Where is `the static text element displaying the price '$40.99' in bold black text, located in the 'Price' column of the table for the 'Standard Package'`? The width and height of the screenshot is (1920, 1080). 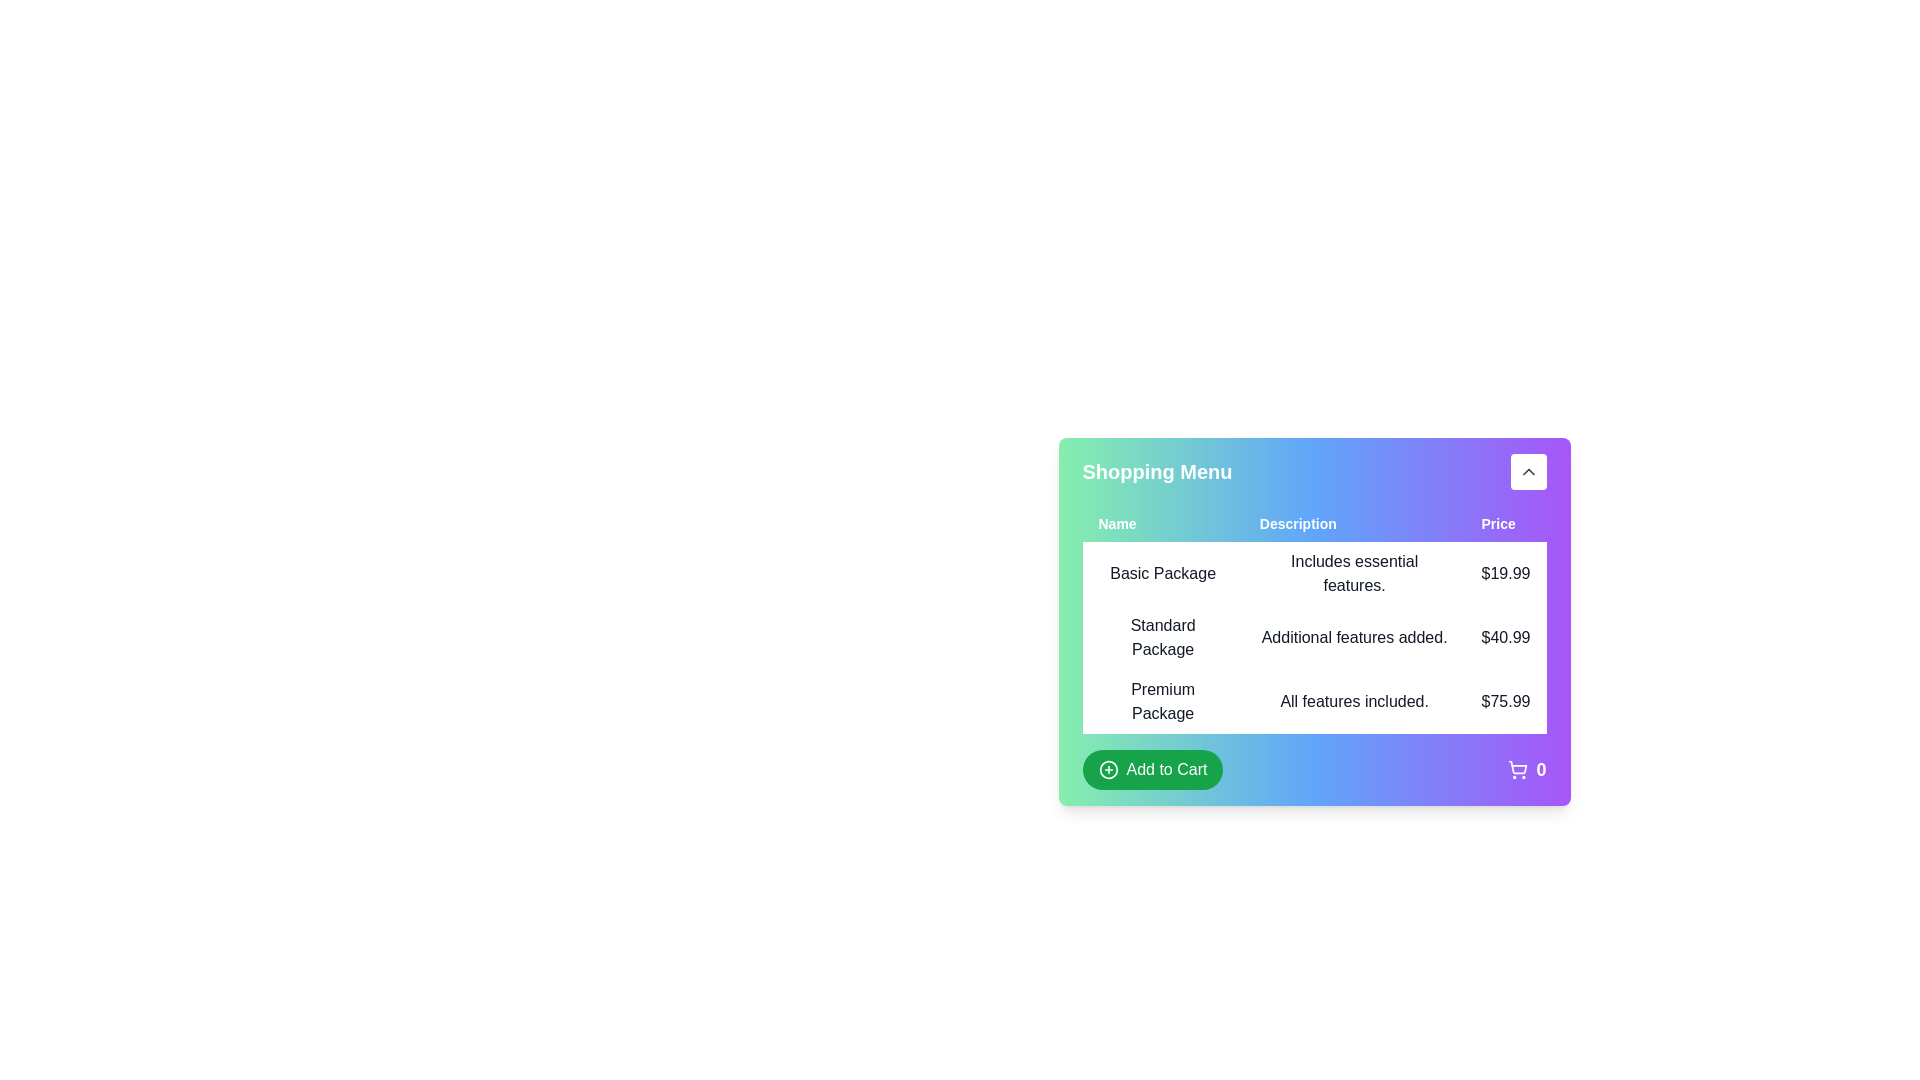
the static text element displaying the price '$40.99' in bold black text, located in the 'Price' column of the table for the 'Standard Package' is located at coordinates (1506, 637).